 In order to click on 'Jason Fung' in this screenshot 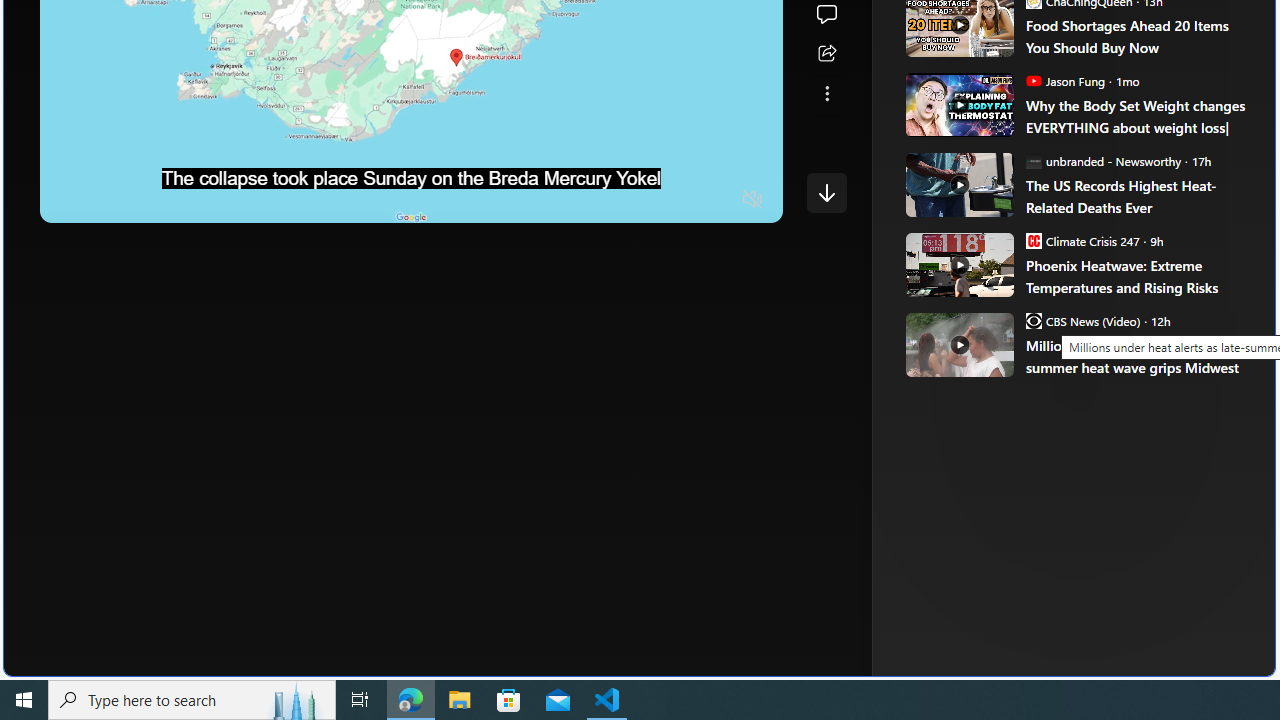, I will do `click(1033, 79)`.